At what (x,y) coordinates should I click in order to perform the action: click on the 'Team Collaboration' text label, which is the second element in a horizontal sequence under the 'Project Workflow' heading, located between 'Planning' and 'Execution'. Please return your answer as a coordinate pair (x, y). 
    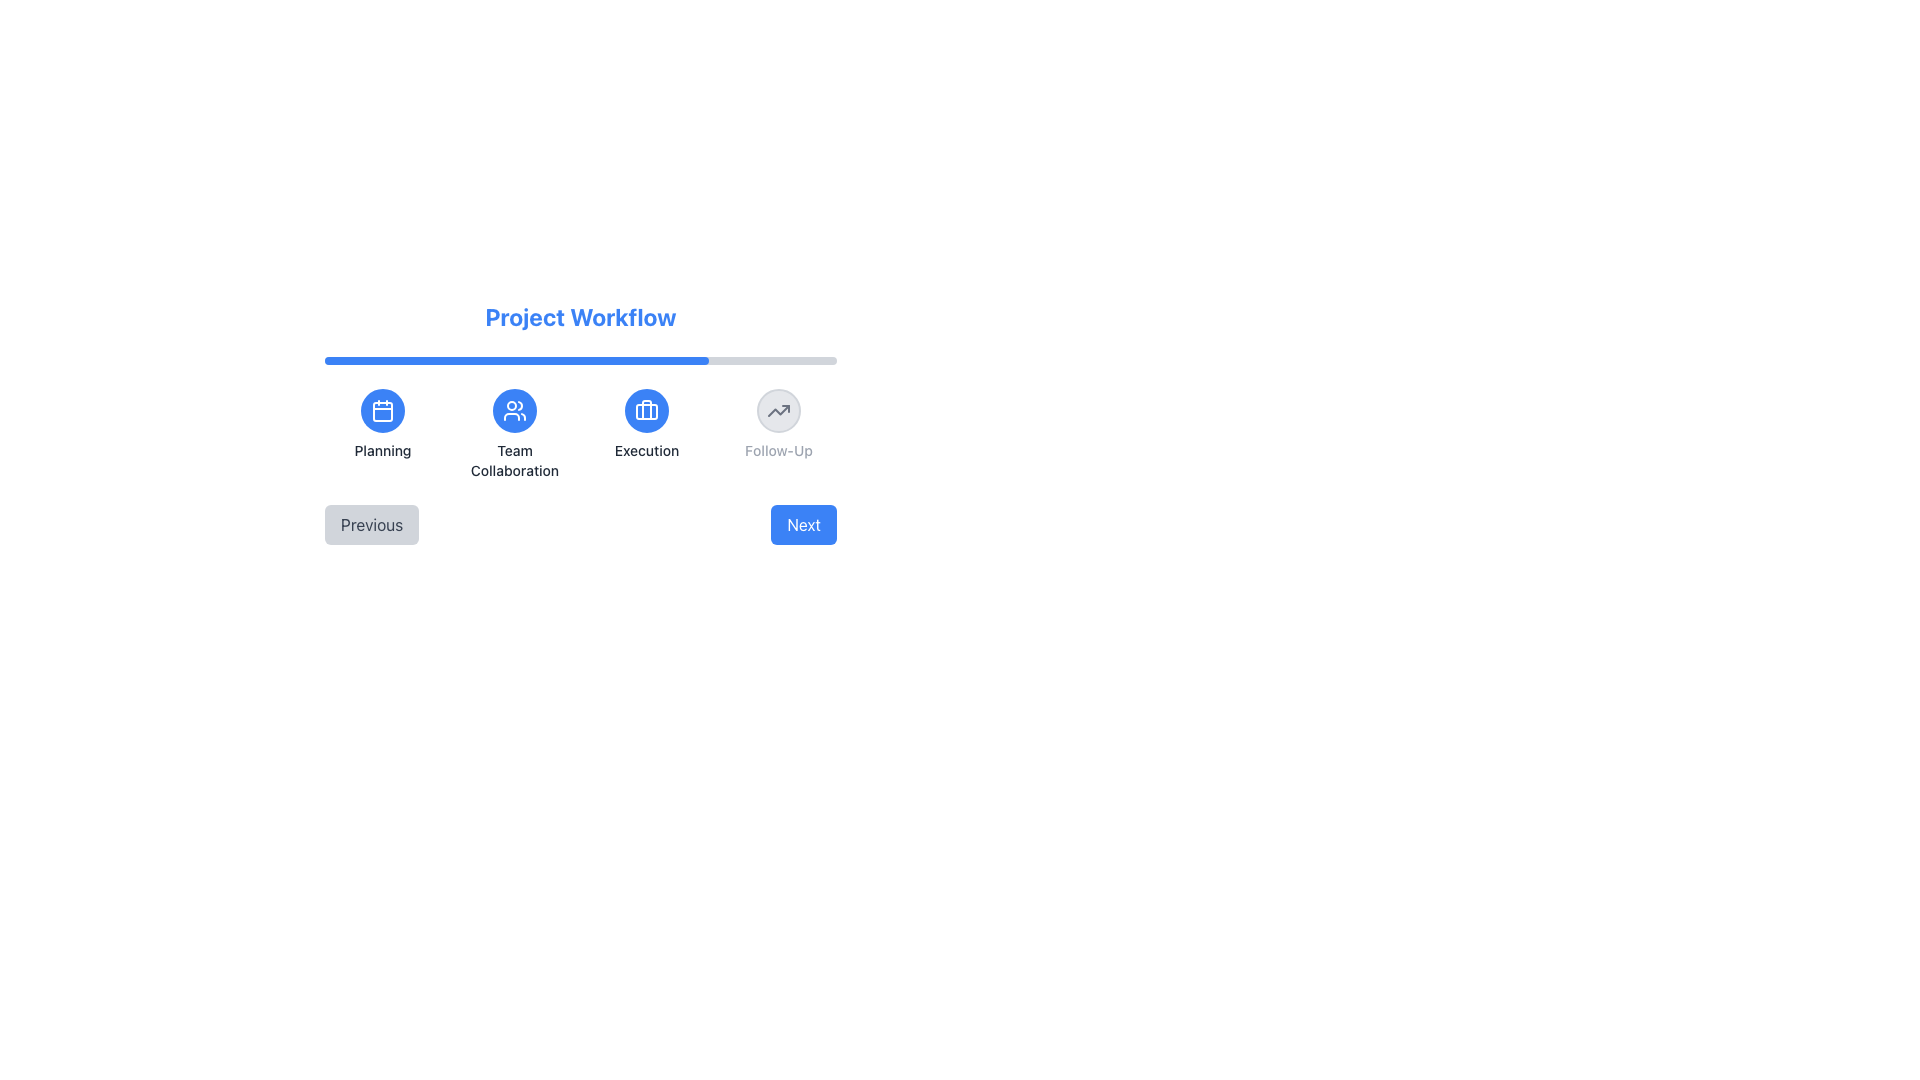
    Looking at the image, I should click on (514, 461).